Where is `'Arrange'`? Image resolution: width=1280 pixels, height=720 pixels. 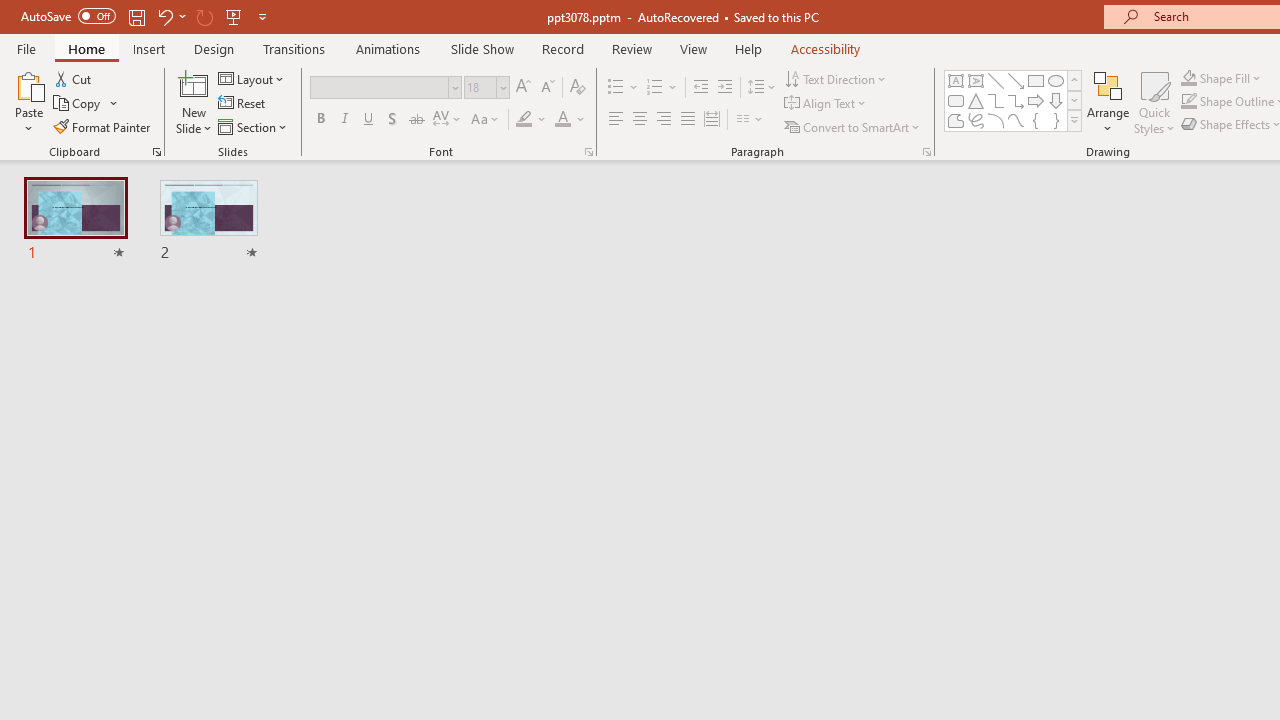
'Arrange' is located at coordinates (1107, 103).